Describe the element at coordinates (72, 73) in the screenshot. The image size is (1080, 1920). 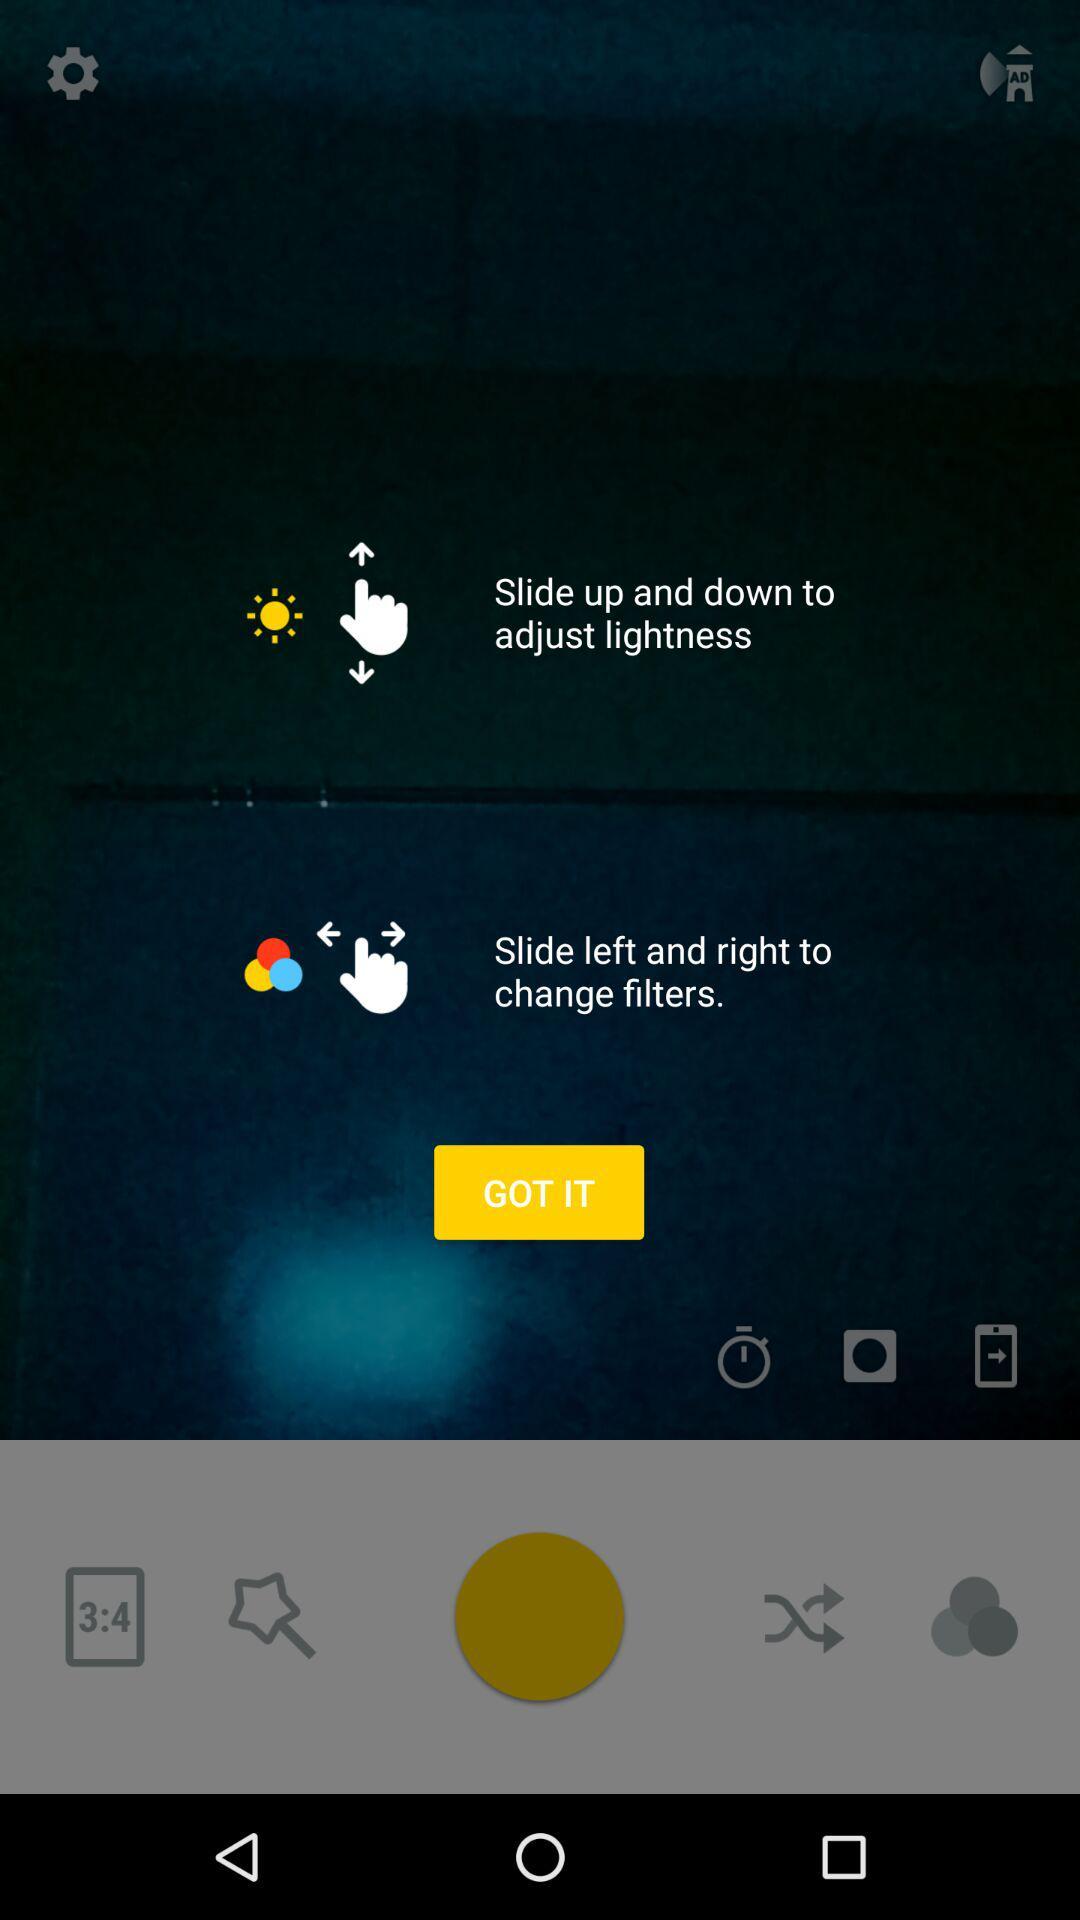
I see `setting button` at that location.